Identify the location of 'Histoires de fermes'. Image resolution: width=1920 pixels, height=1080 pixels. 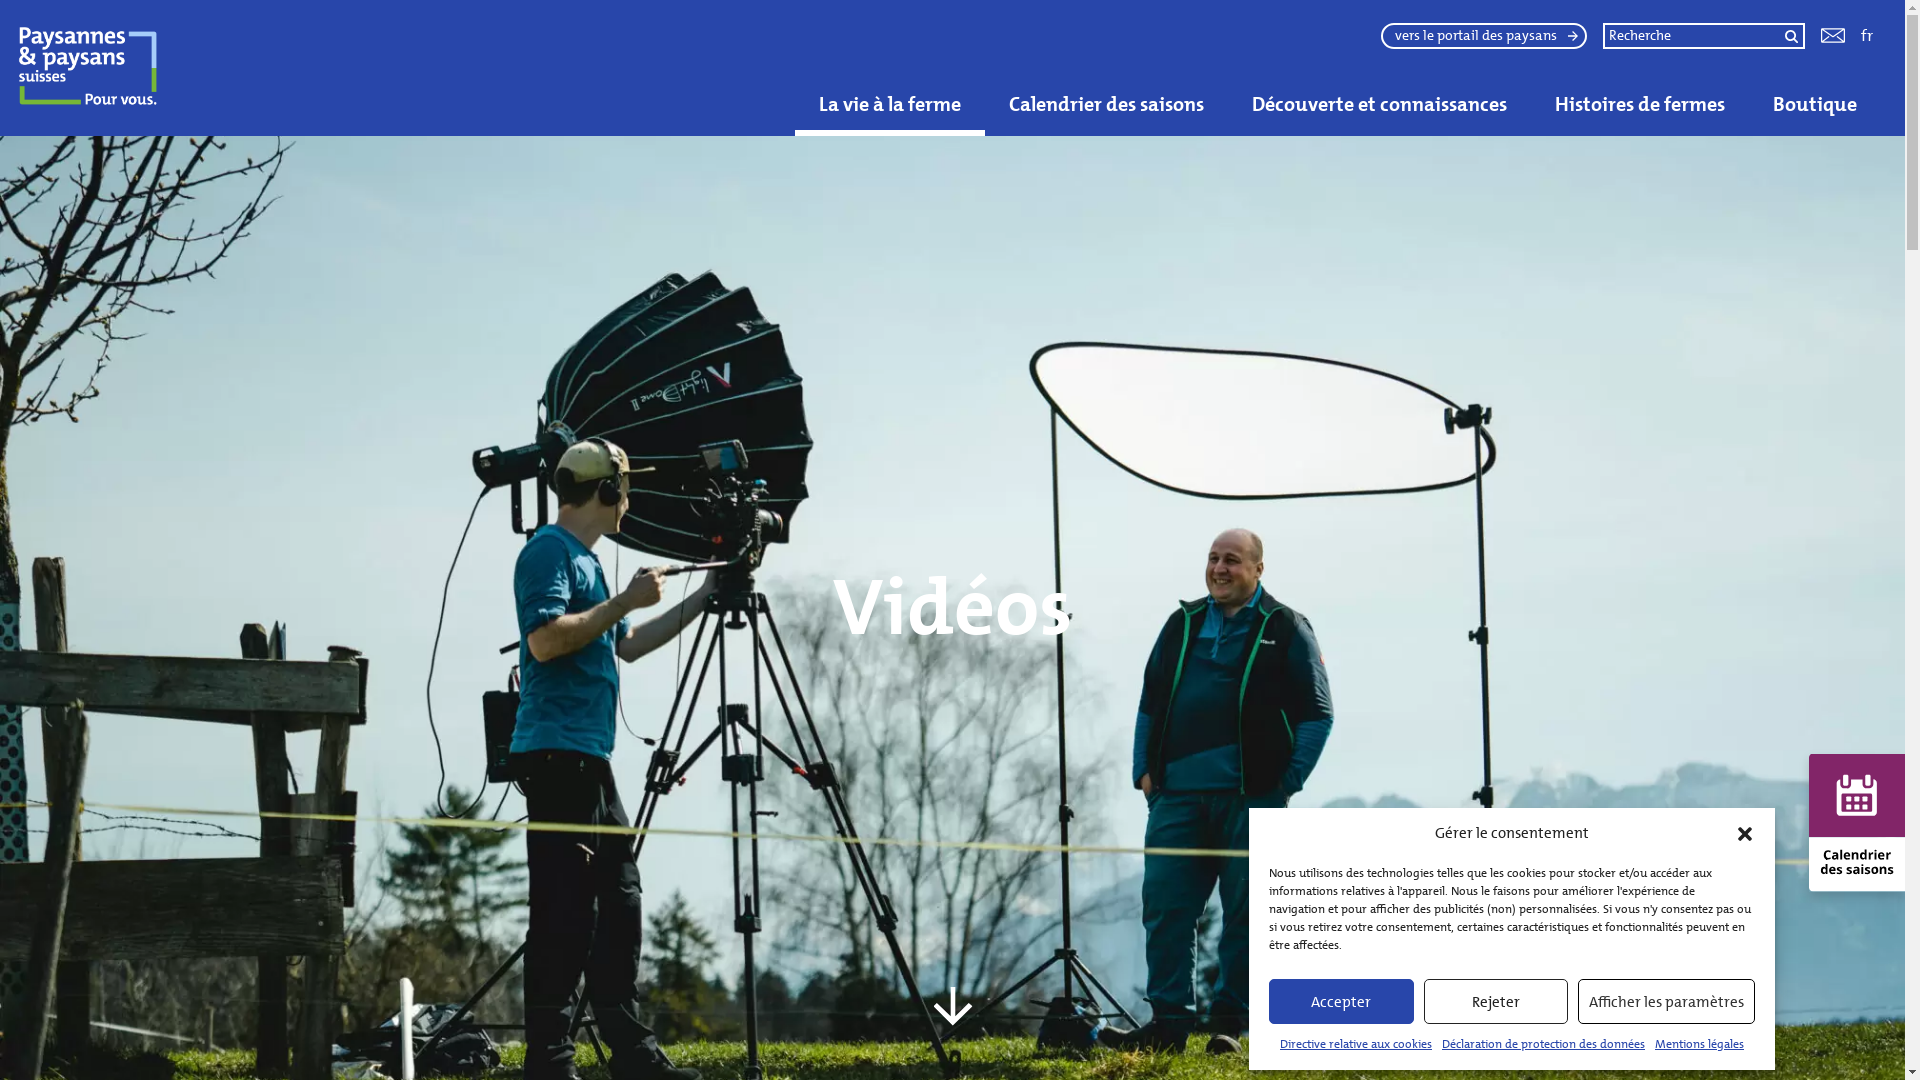
(1640, 104).